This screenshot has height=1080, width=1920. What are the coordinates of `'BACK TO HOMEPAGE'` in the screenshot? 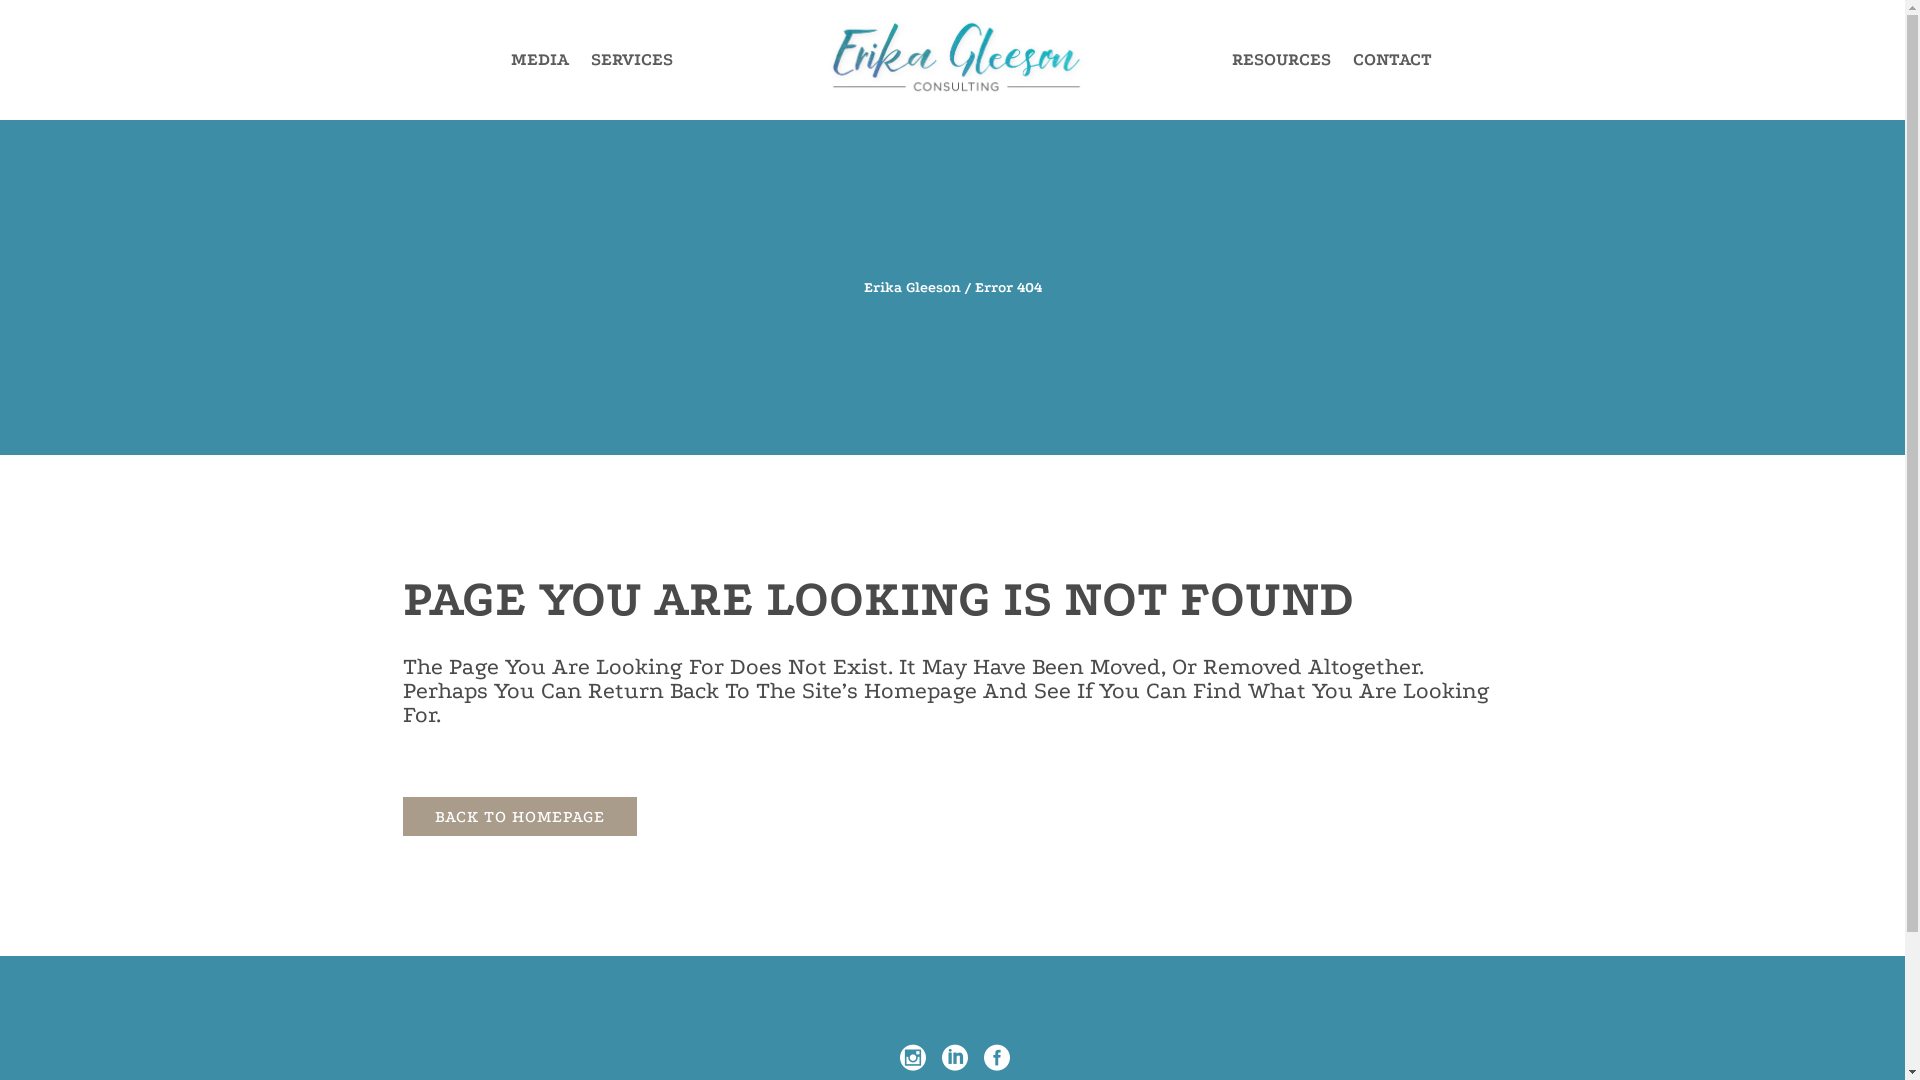 It's located at (518, 816).